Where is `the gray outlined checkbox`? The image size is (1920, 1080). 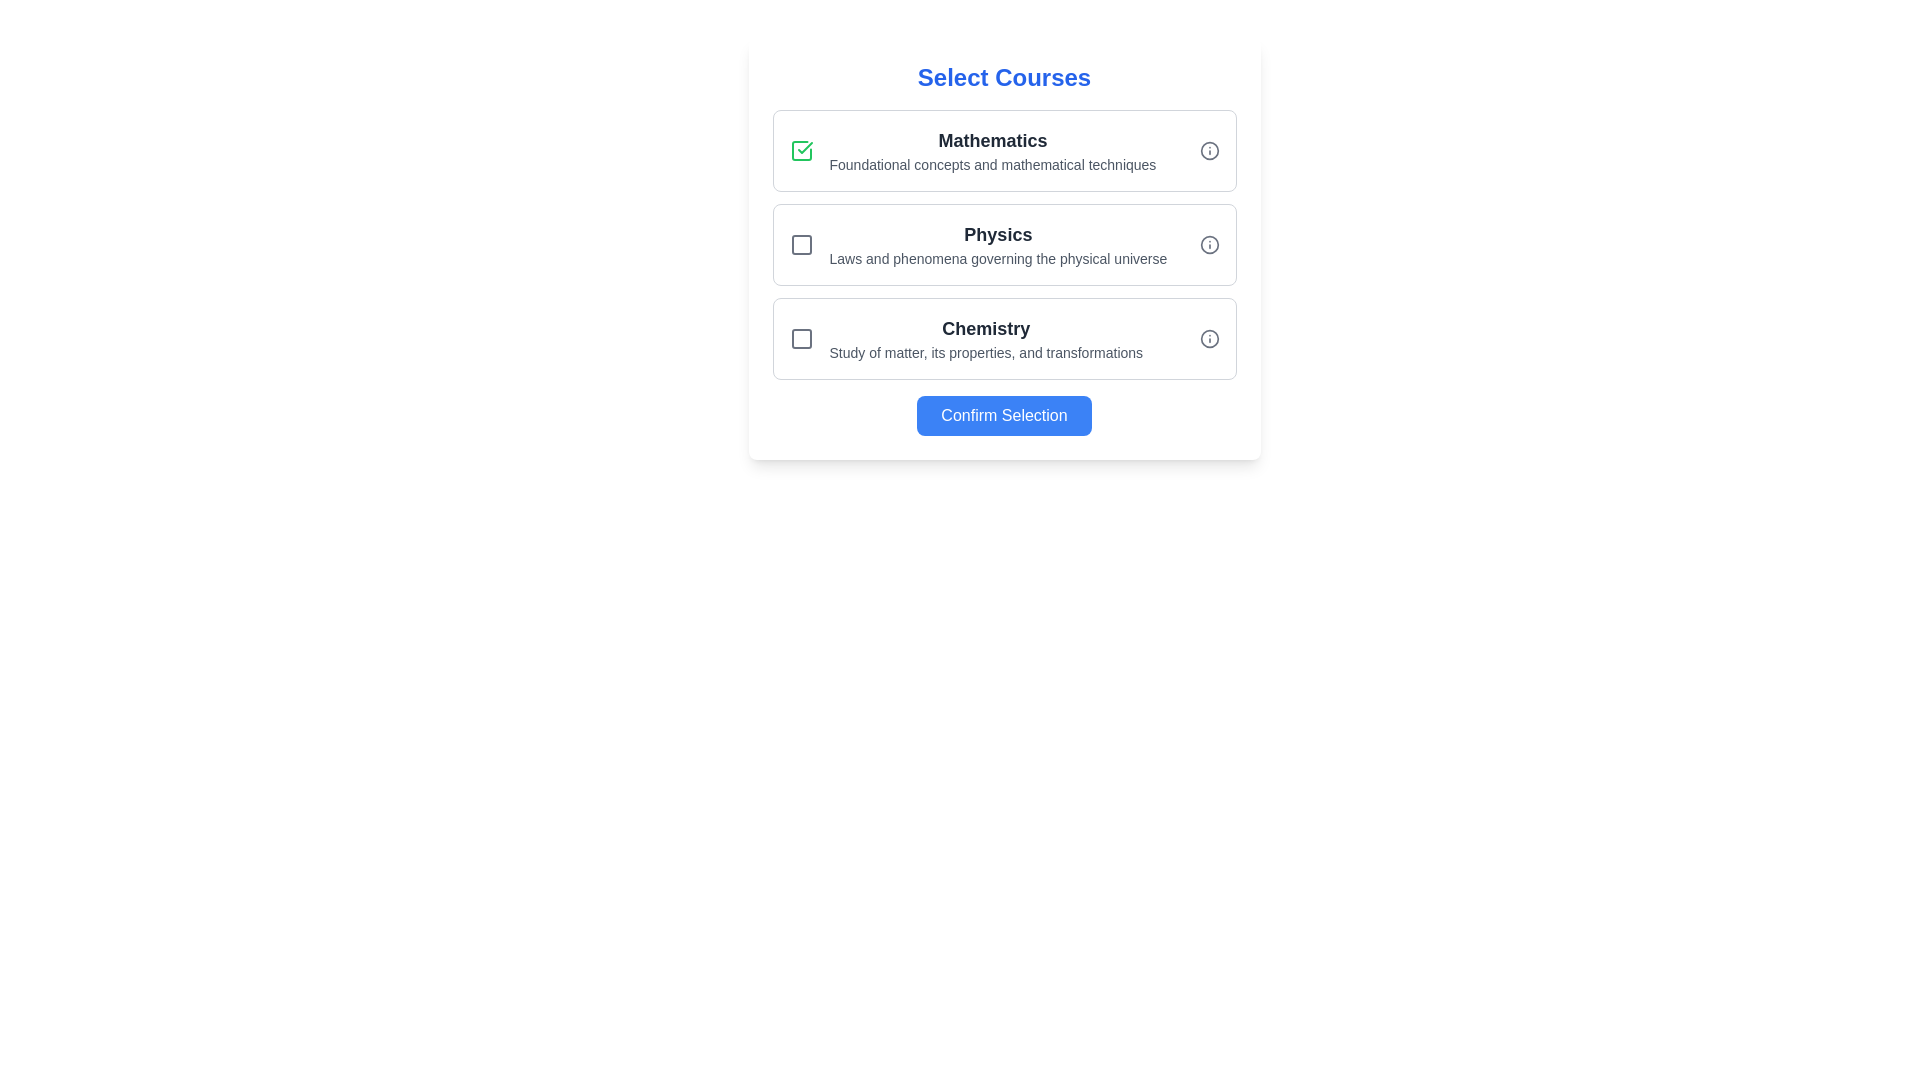
the gray outlined checkbox is located at coordinates (801, 338).